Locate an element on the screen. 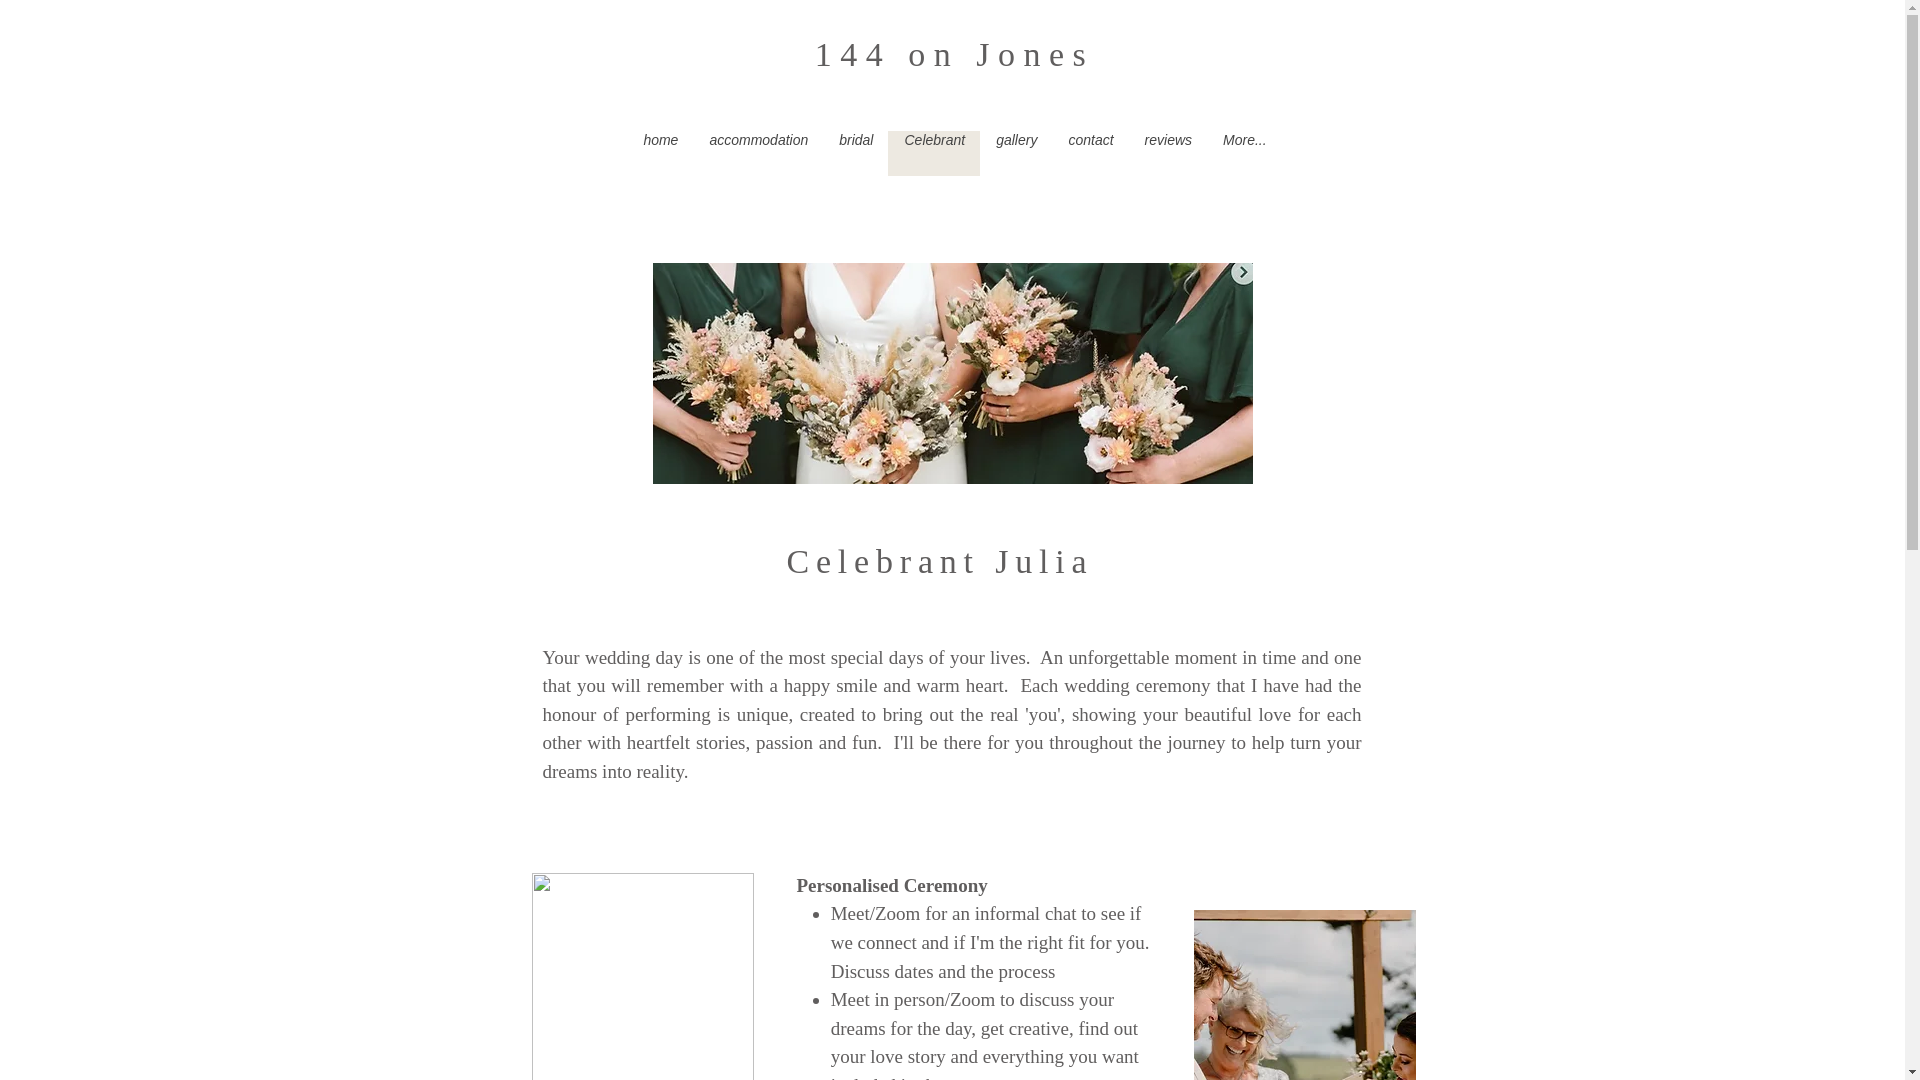 This screenshot has width=1920, height=1080. 'contact' is located at coordinates (1050, 152).